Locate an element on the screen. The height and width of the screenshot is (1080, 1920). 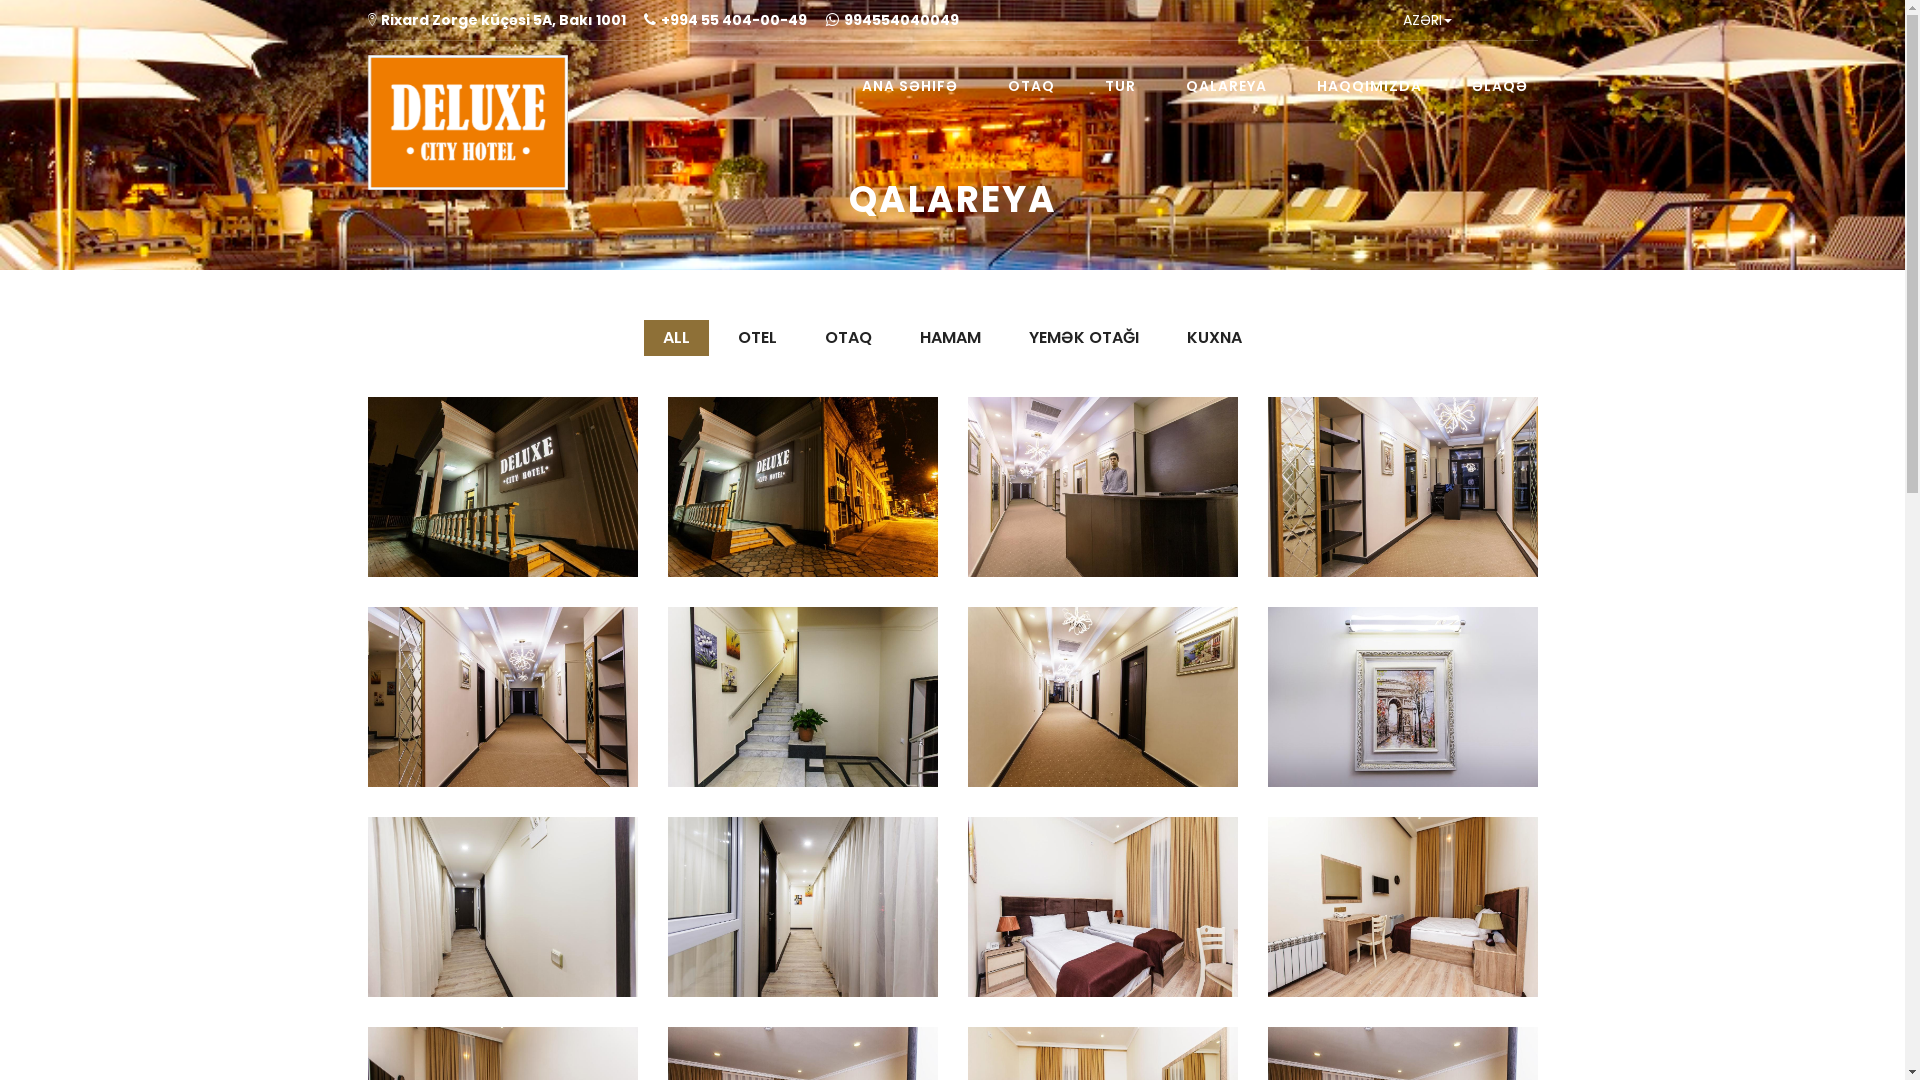
'Otel' is located at coordinates (802, 906).